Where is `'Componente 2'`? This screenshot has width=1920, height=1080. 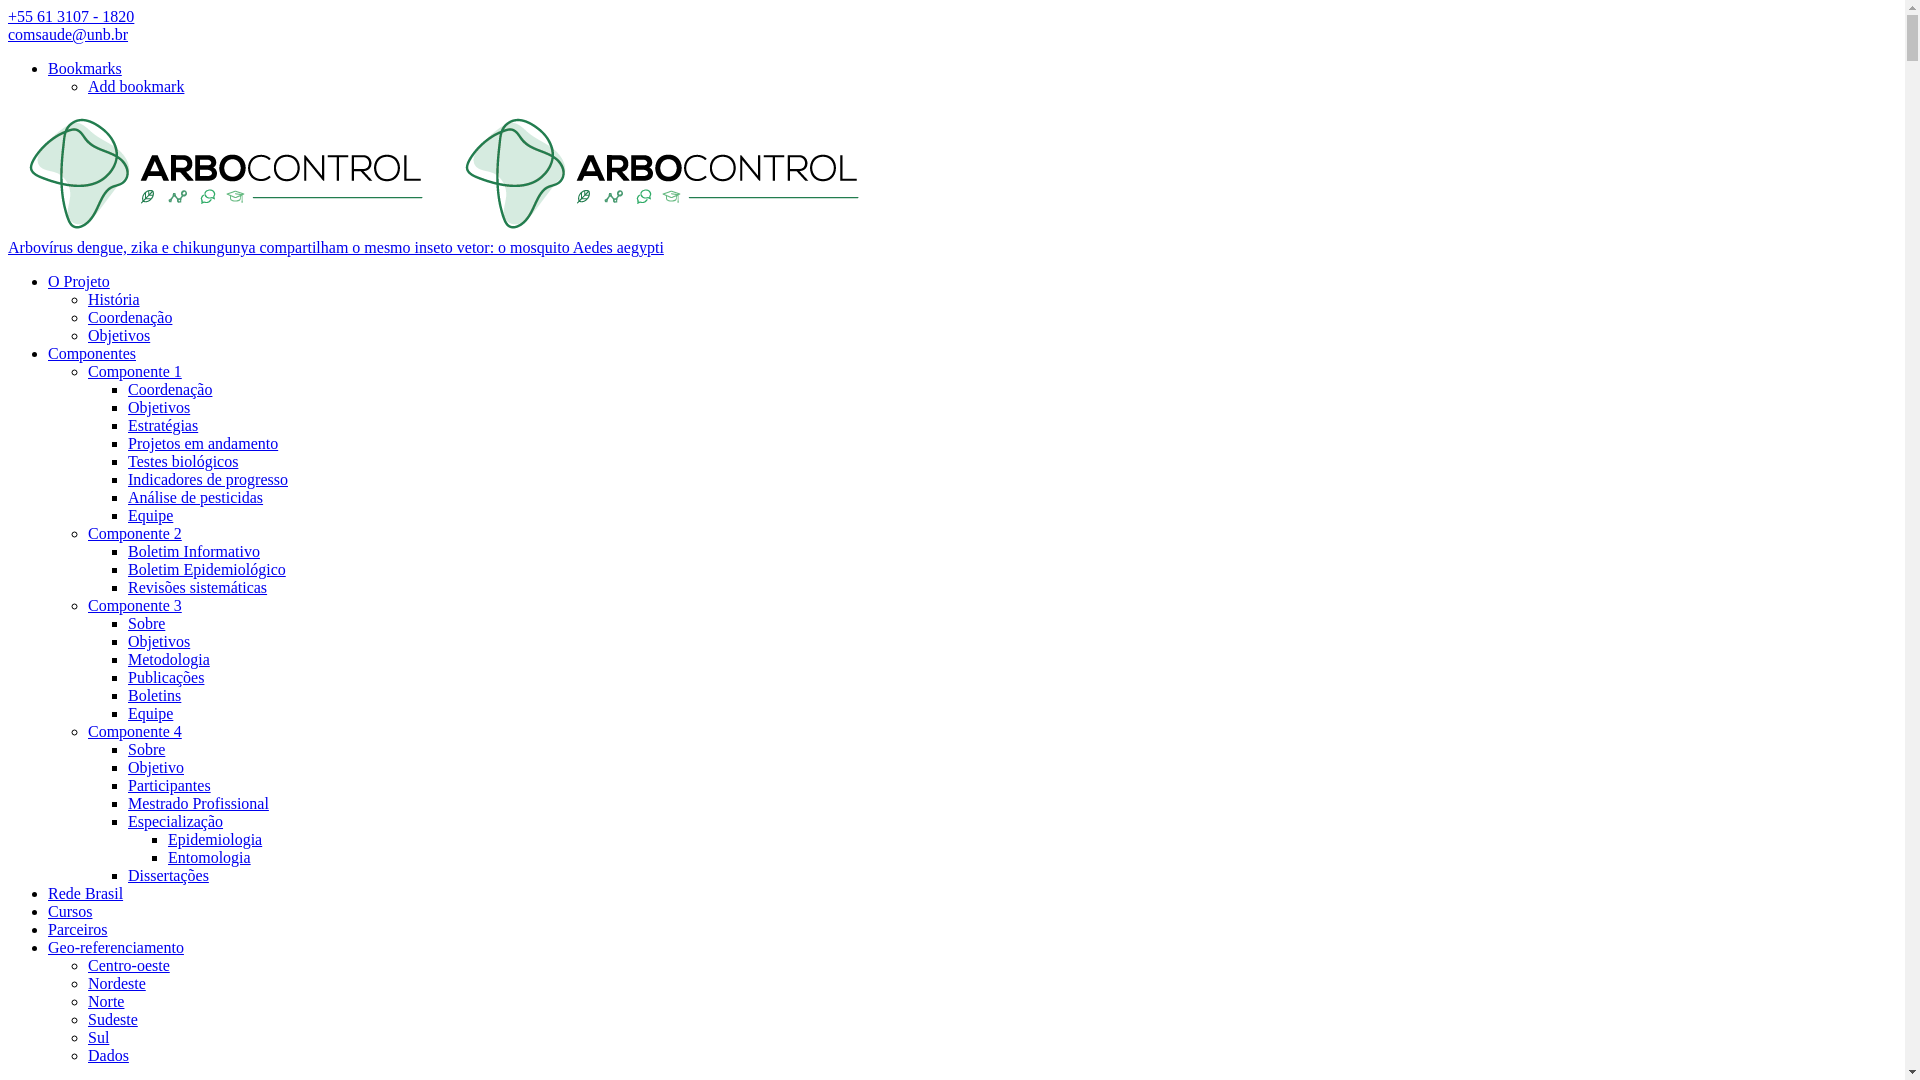 'Componente 2' is located at coordinates (133, 532).